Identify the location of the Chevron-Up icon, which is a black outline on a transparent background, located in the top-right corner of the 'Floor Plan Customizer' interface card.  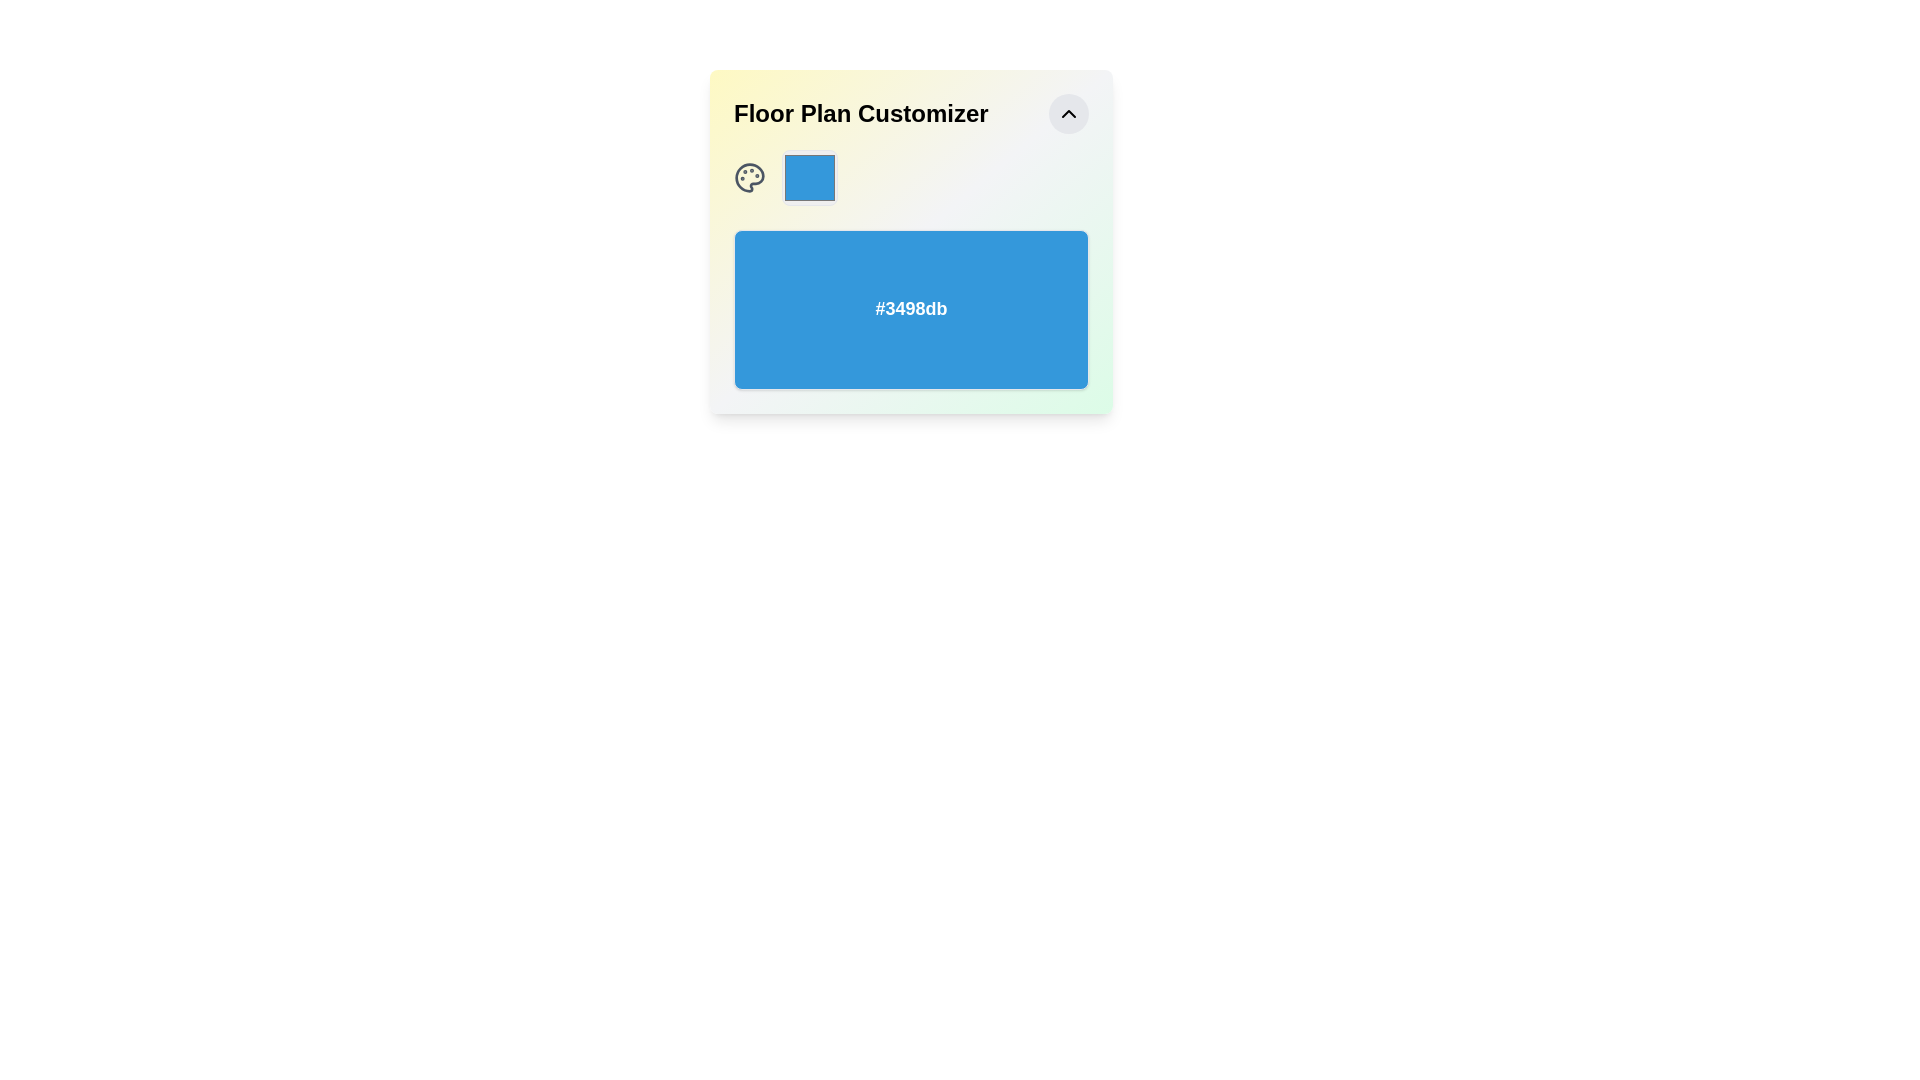
(1068, 114).